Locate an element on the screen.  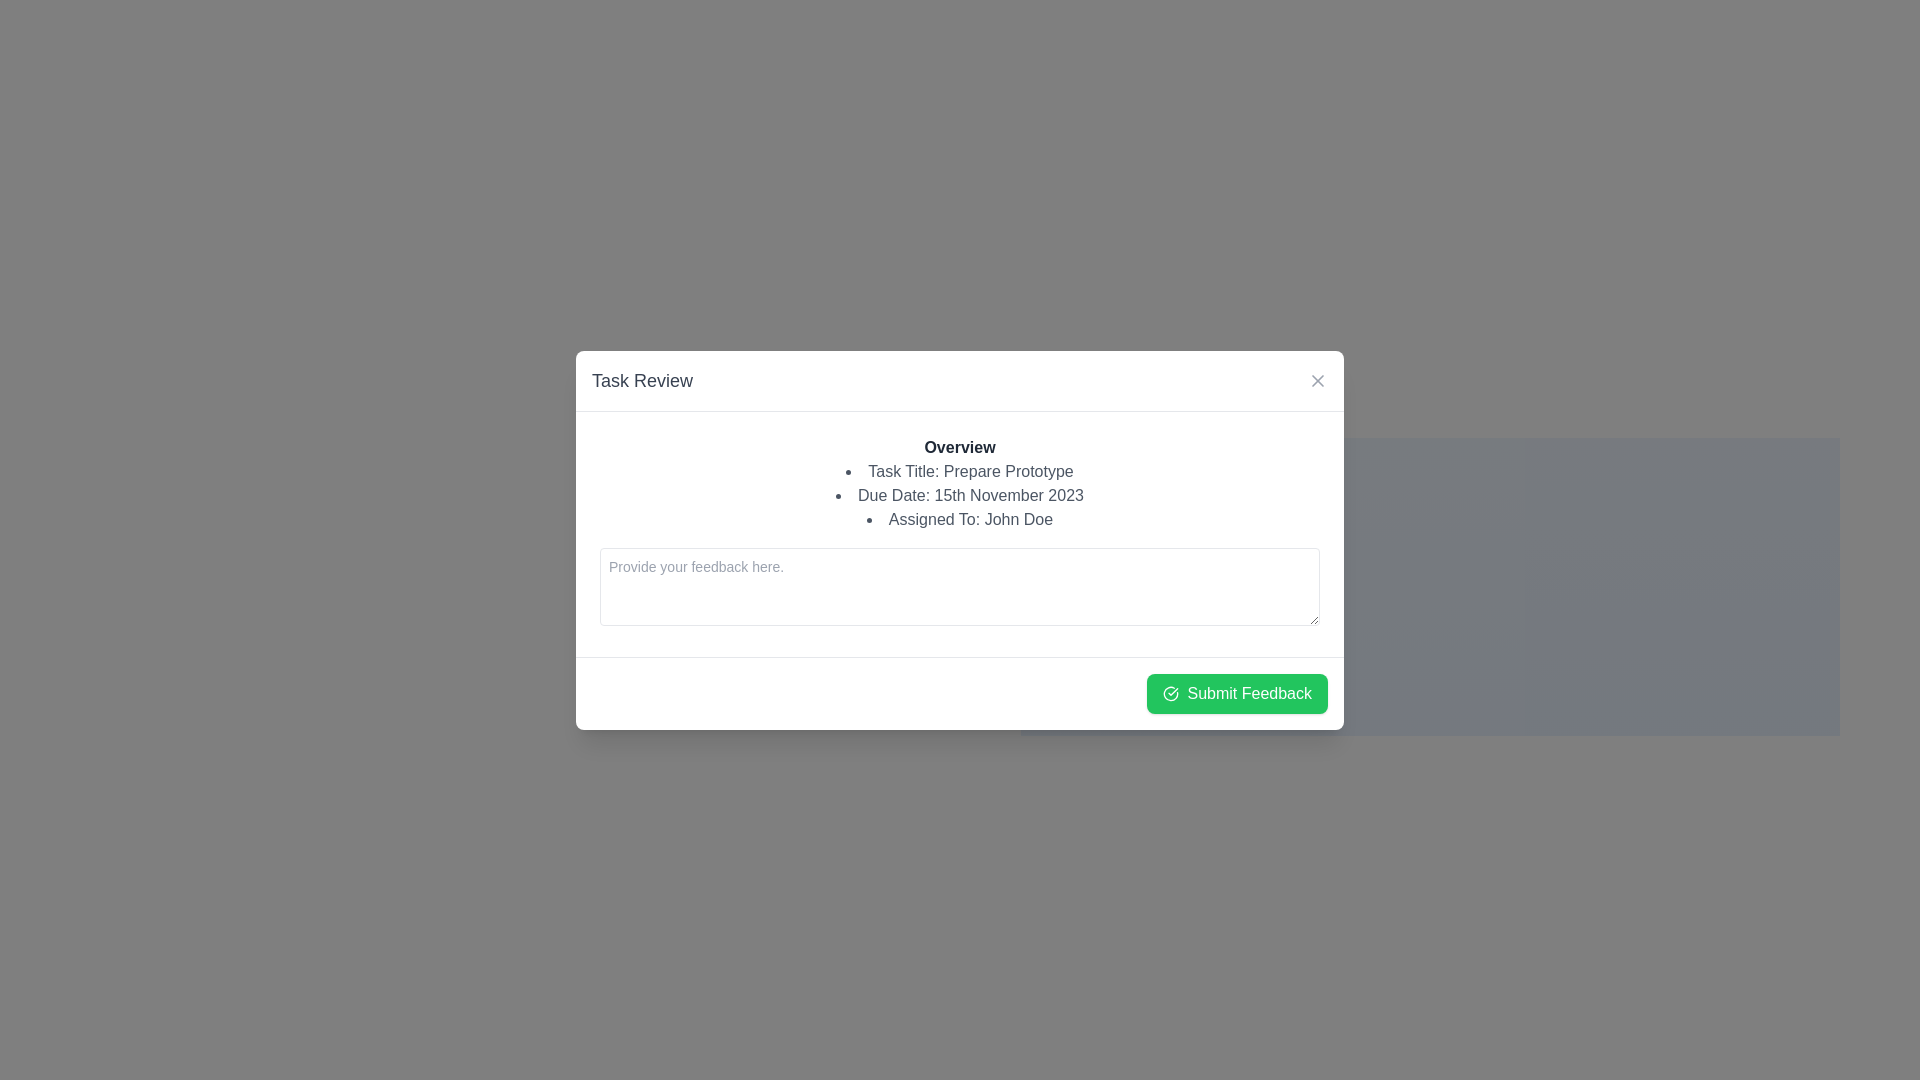
the close button (SVG Icon) located in the top-right corner of the 'Task Review' modal is located at coordinates (1318, 380).